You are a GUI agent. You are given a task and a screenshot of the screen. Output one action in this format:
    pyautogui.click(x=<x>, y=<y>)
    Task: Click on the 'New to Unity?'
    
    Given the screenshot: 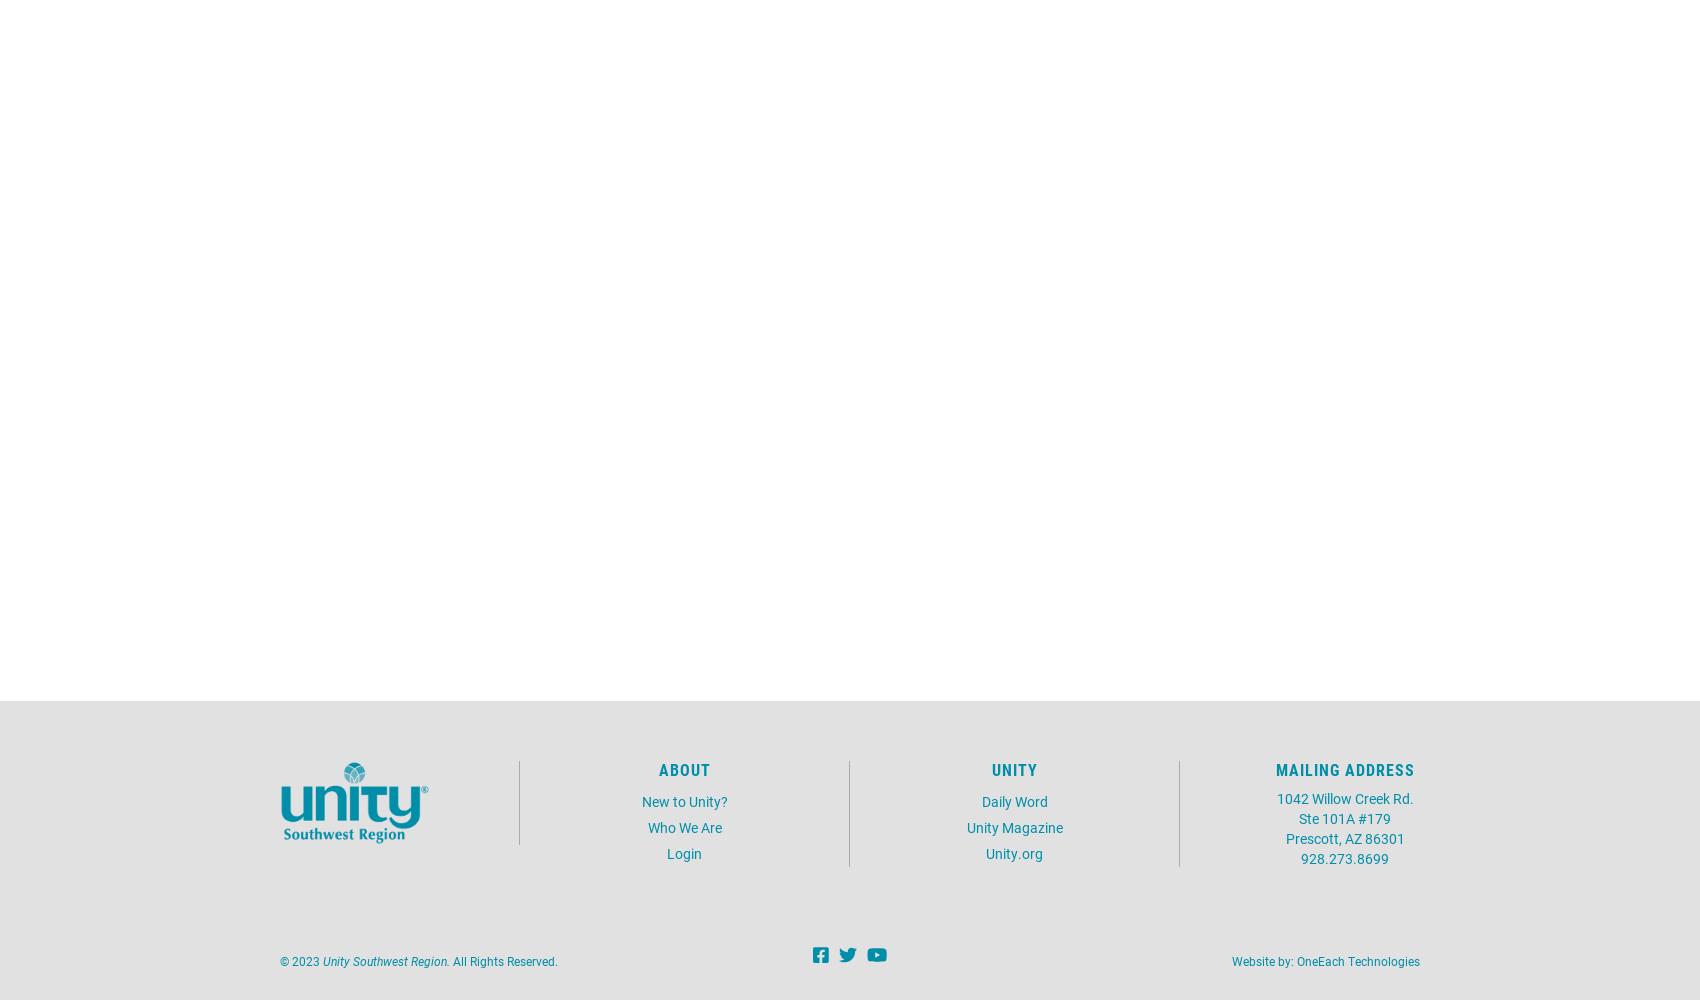 What is the action you would take?
    pyautogui.click(x=684, y=800)
    